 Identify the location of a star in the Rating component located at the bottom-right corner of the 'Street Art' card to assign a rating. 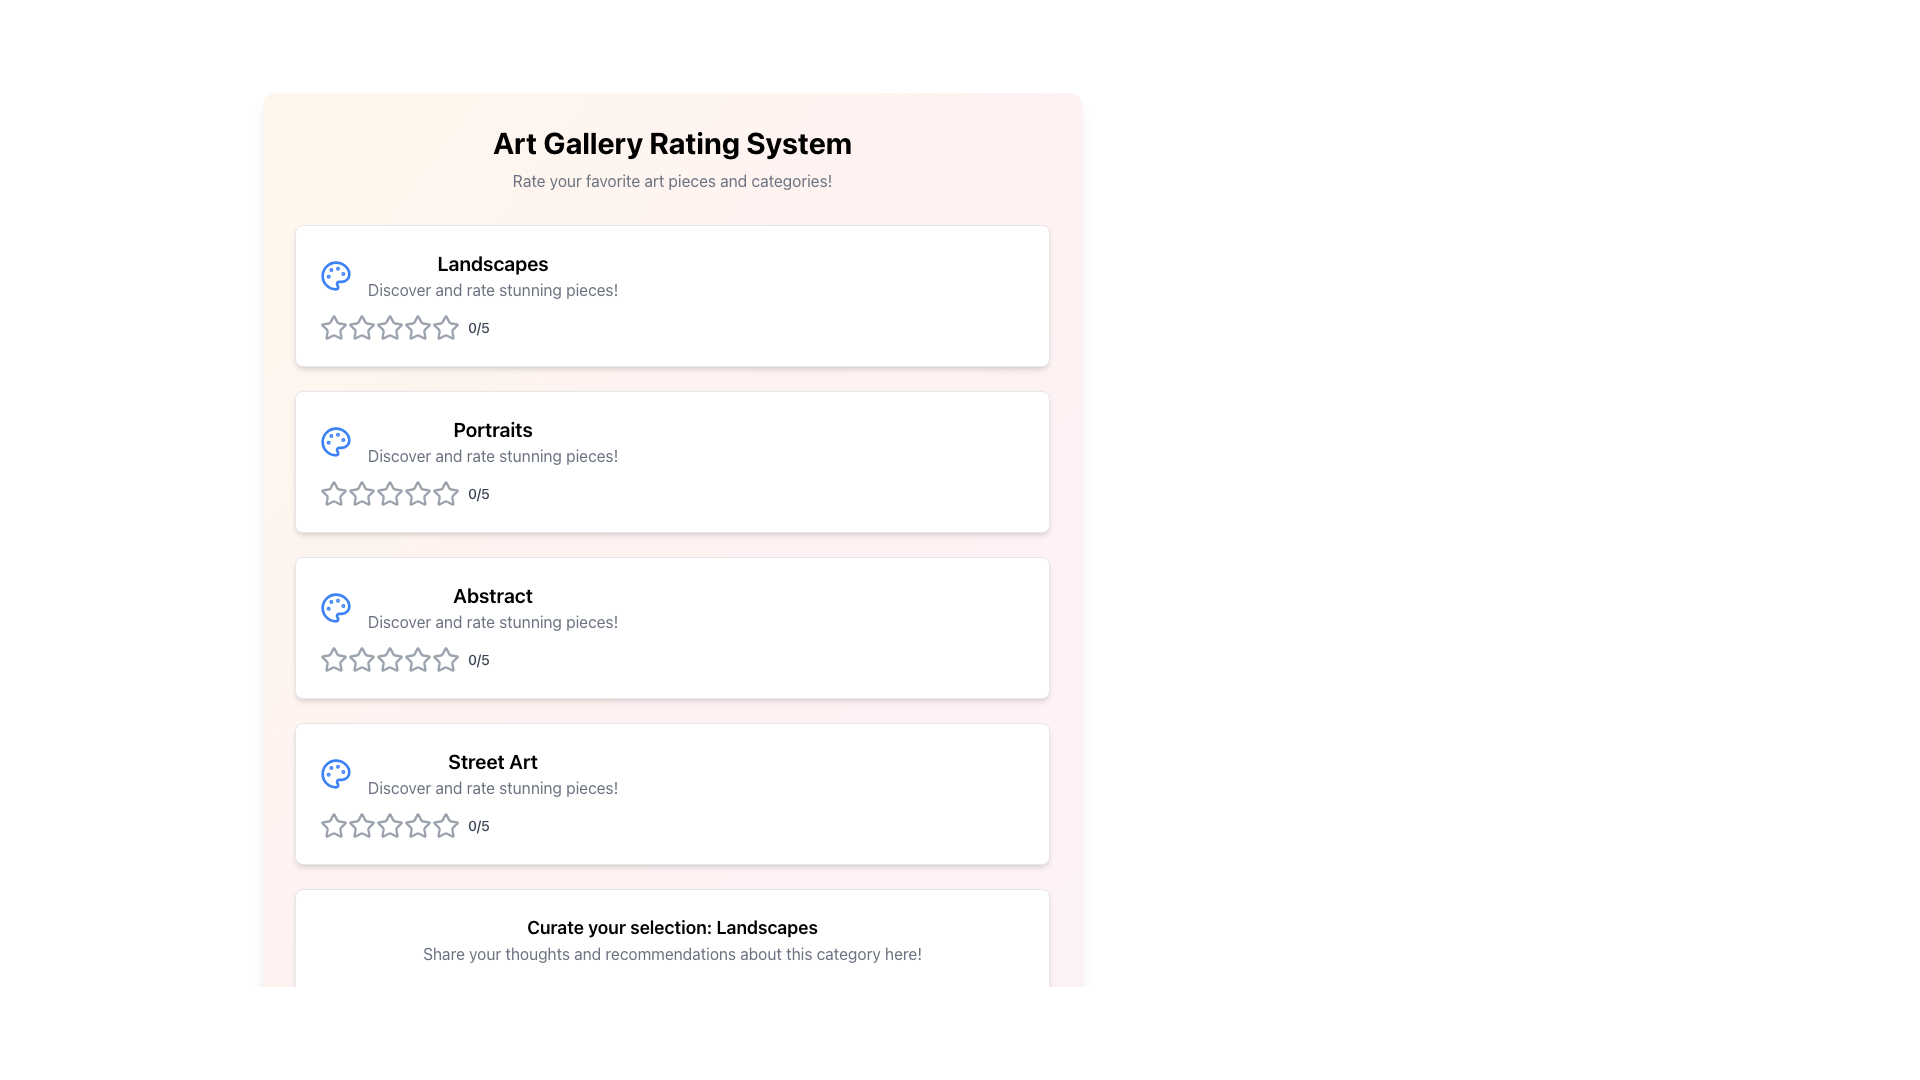
(672, 825).